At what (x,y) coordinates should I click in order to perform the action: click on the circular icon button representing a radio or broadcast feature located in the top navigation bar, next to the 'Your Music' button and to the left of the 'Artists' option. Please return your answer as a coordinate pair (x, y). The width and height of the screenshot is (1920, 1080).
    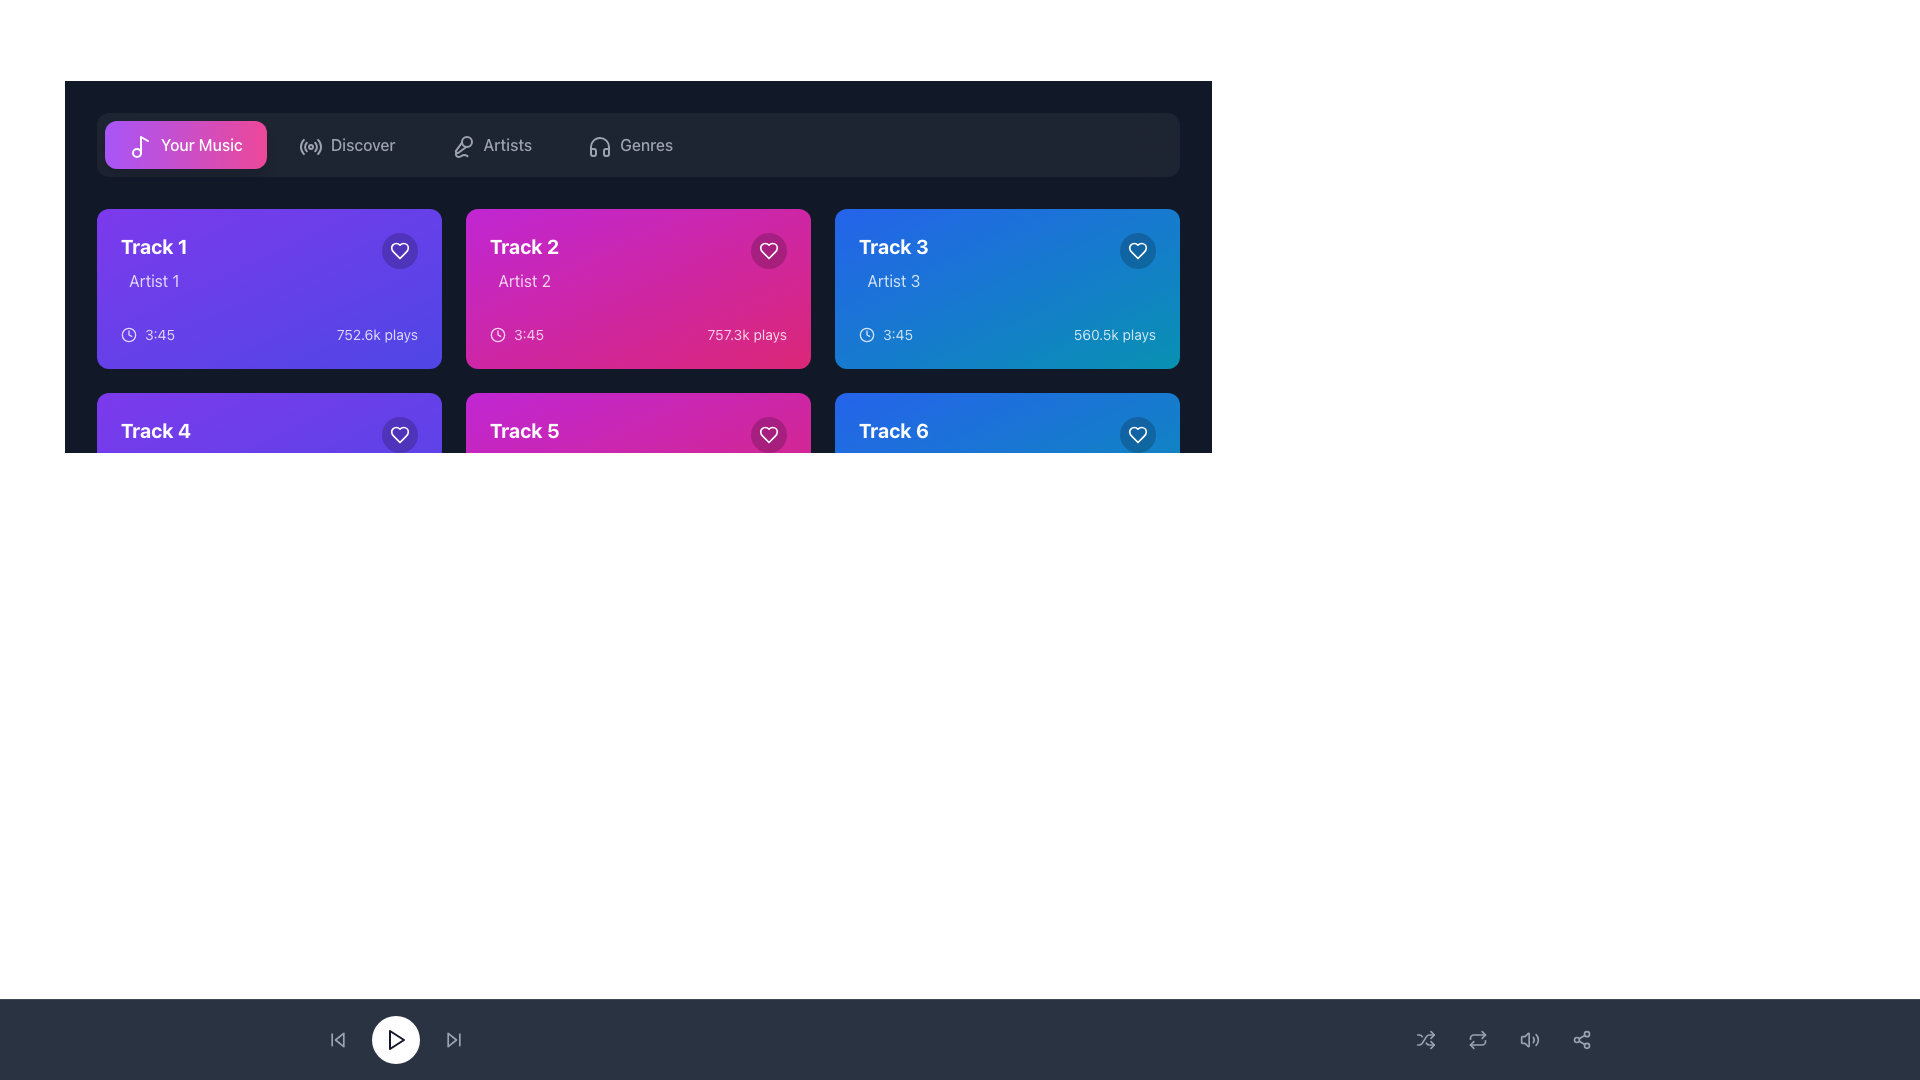
    Looking at the image, I should click on (309, 145).